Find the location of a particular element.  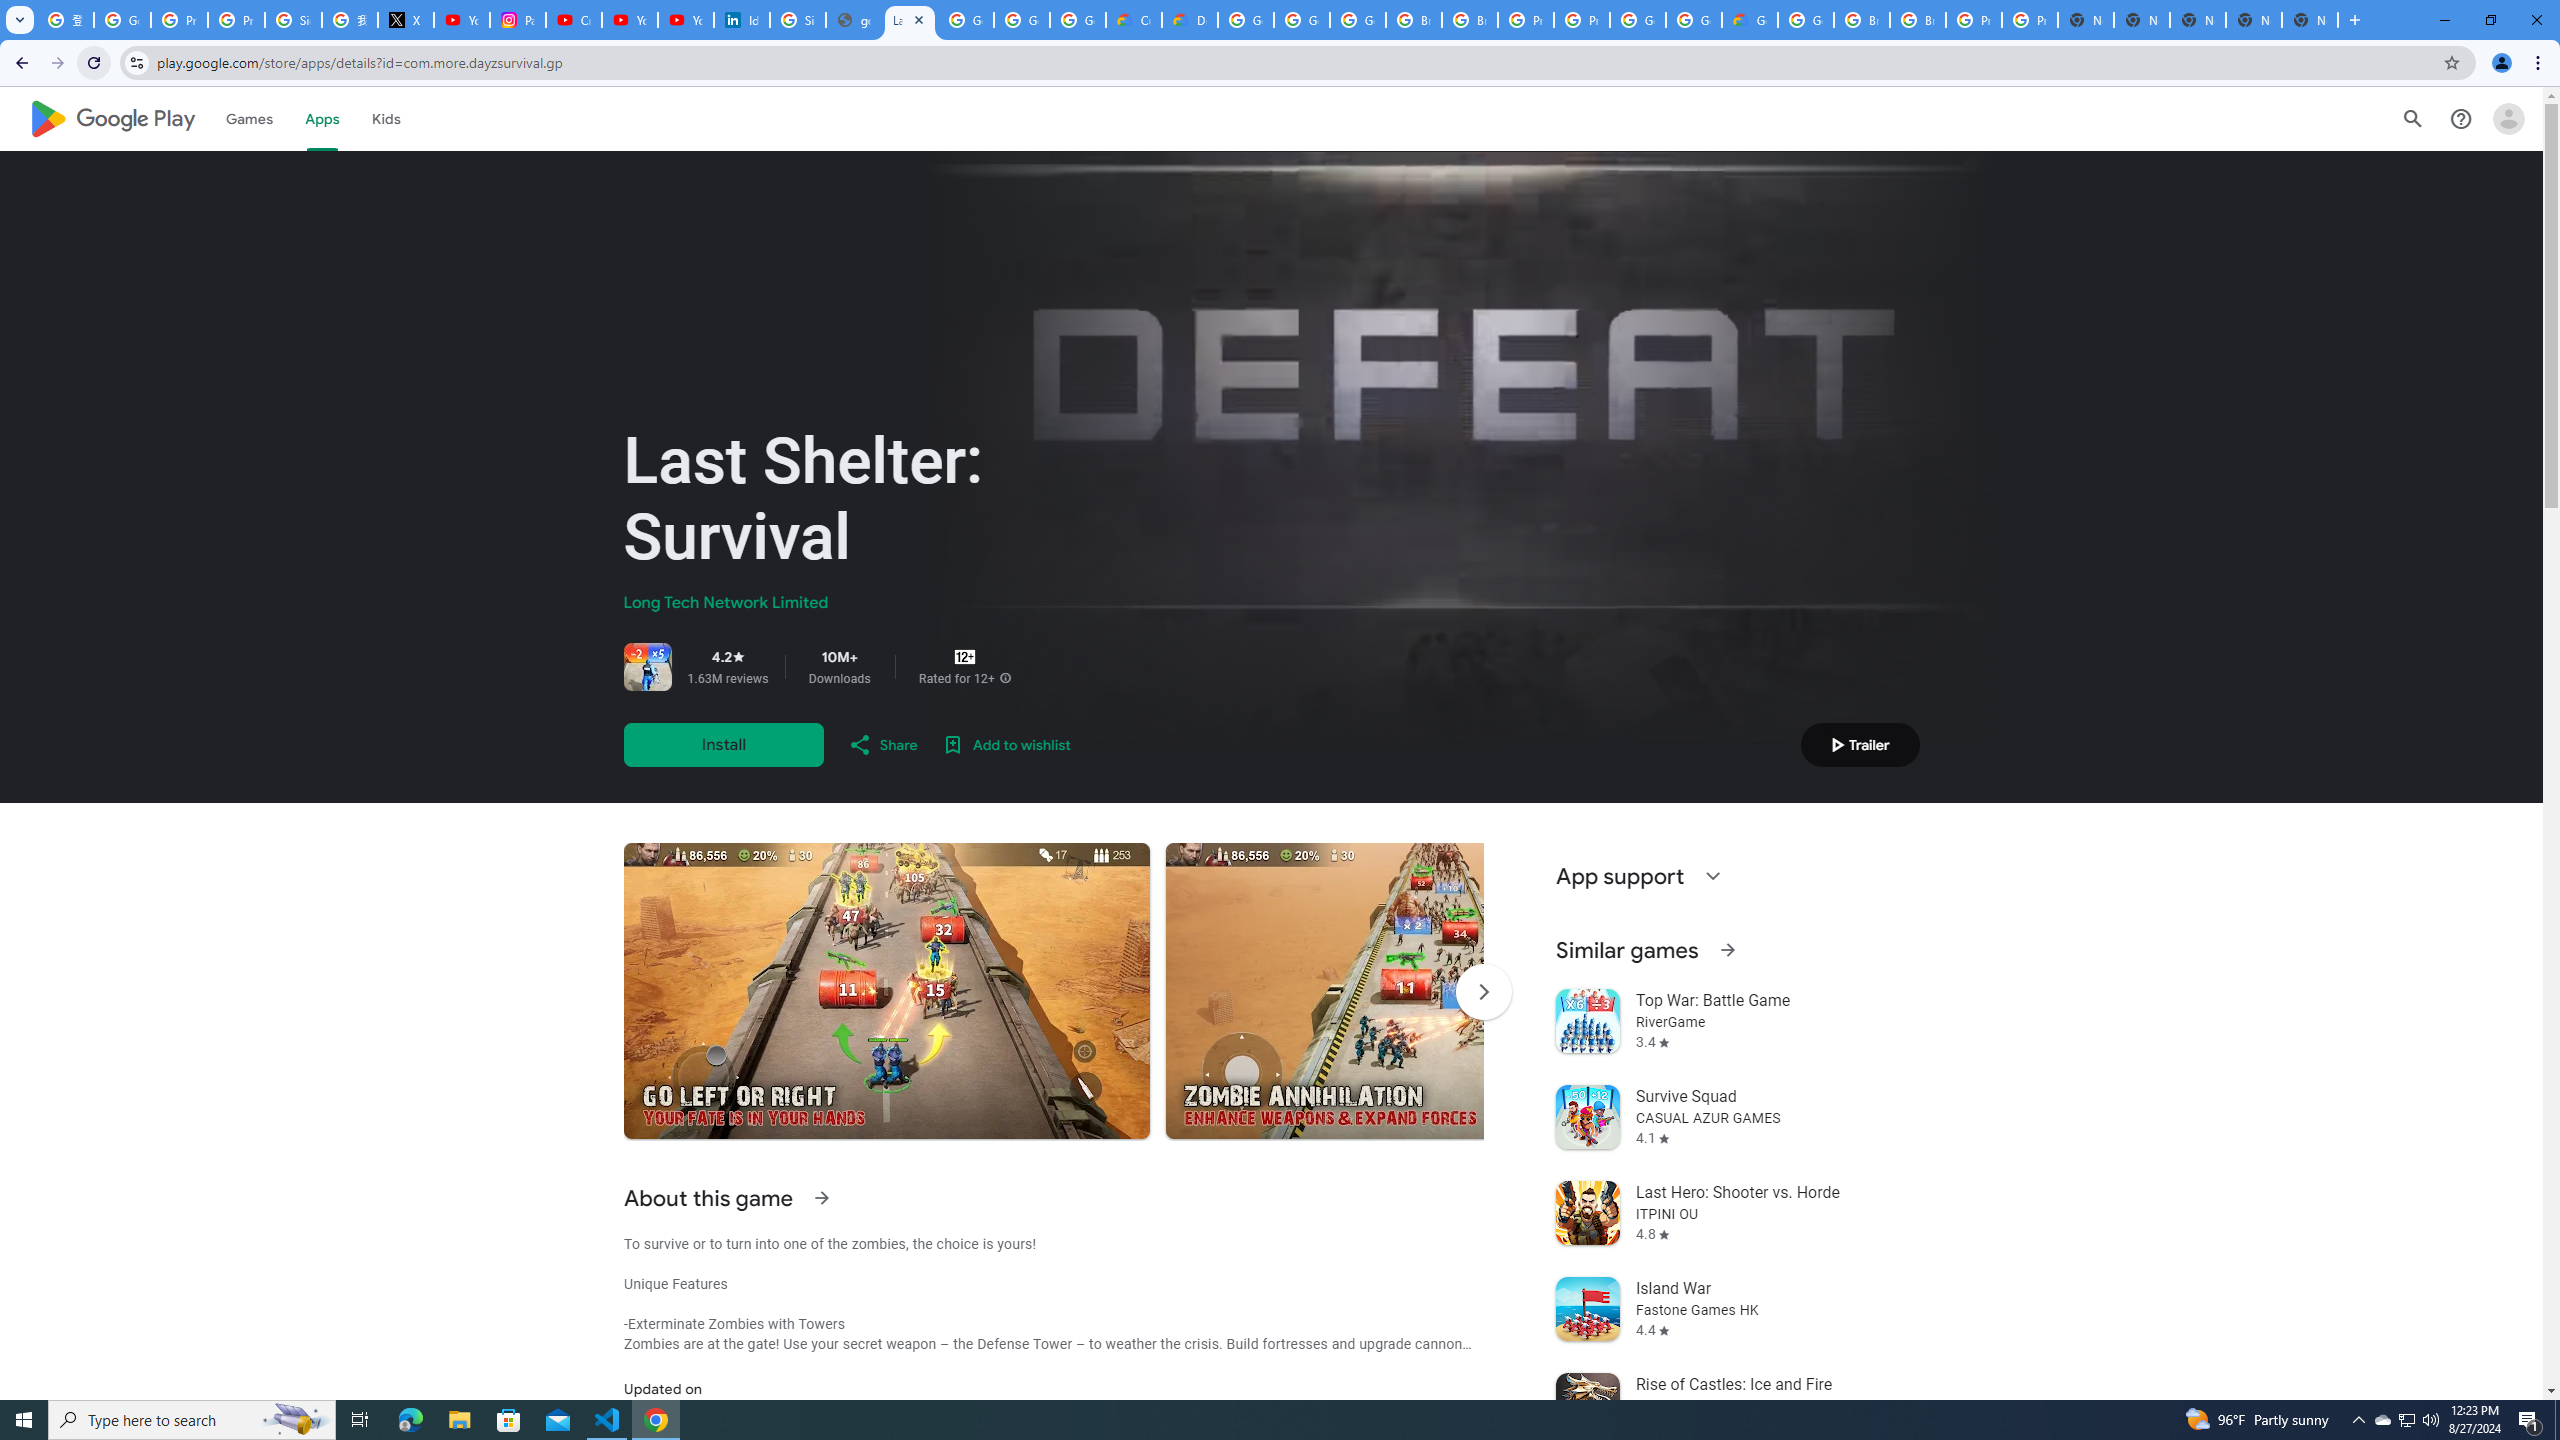

'Google Cloud Platform' is located at coordinates (1805, 19).